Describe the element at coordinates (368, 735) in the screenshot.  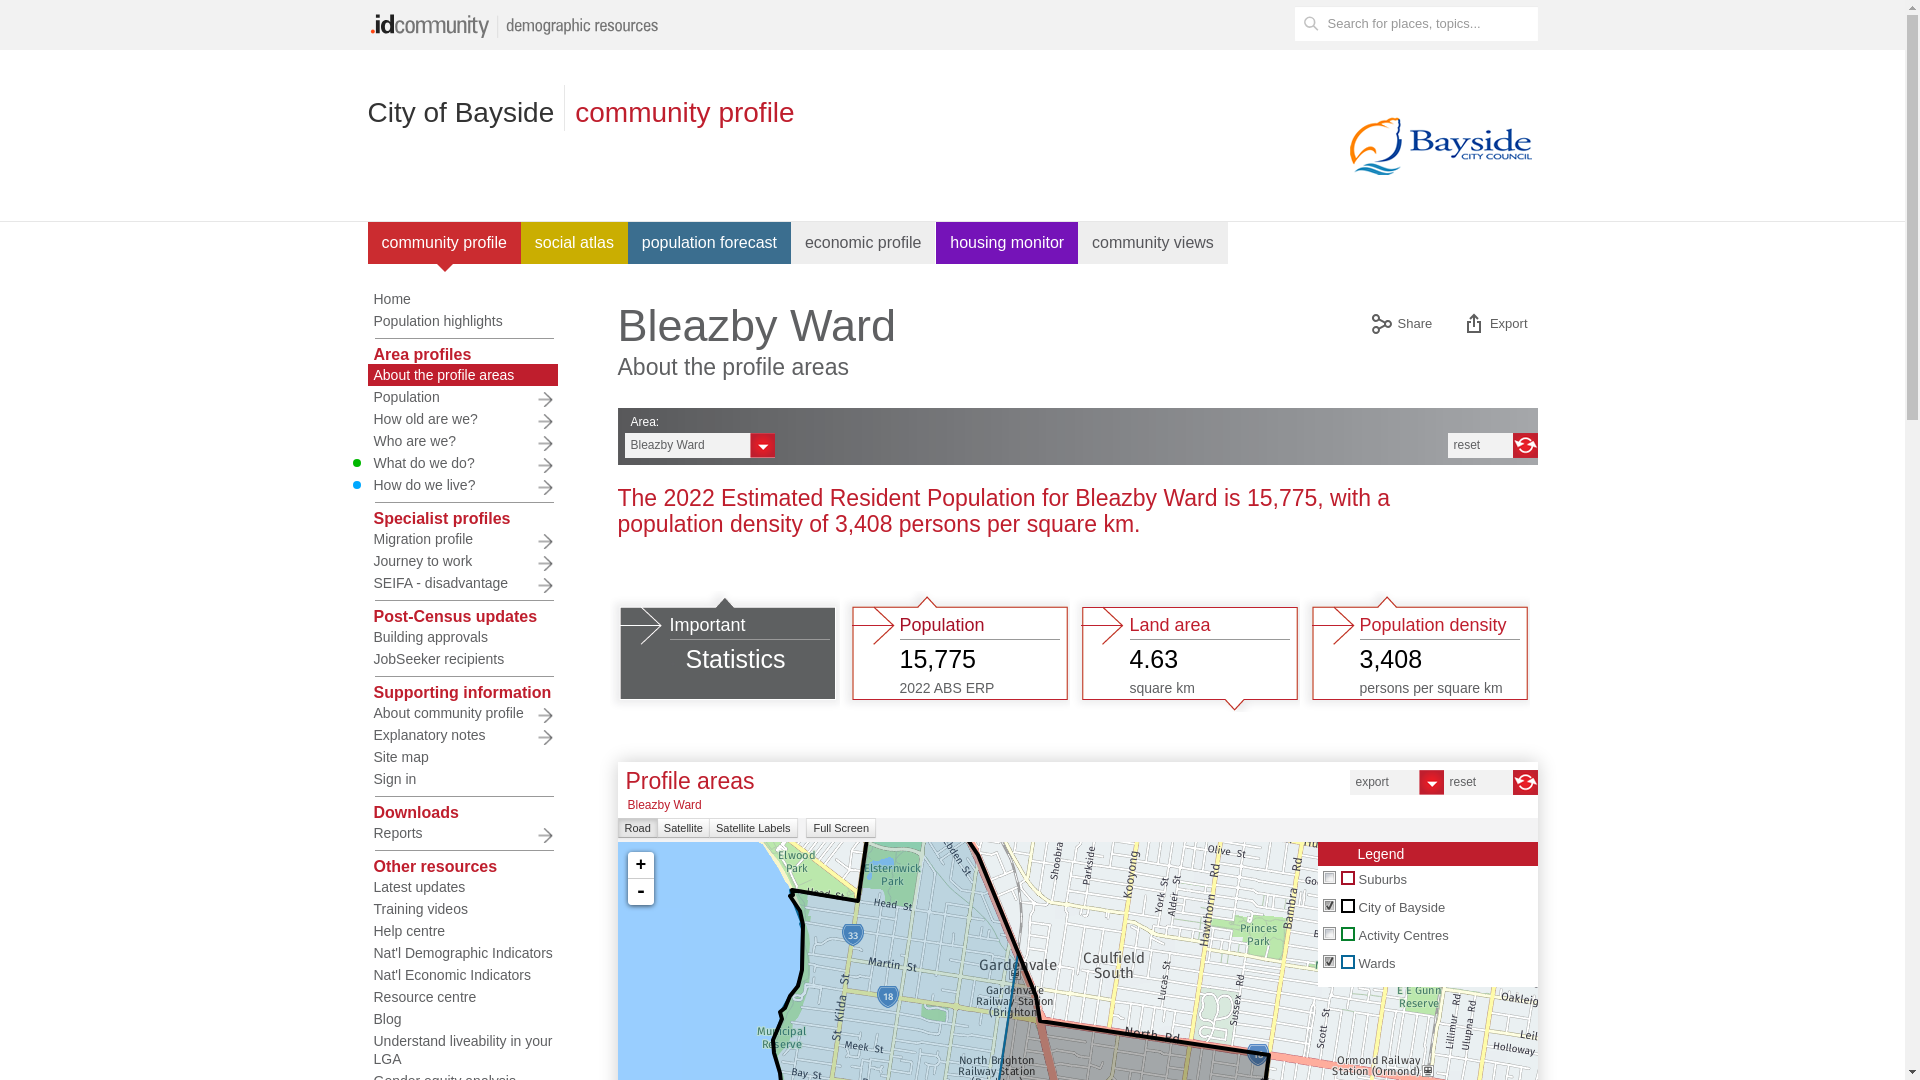
I see `'Explanatory notes` at that location.